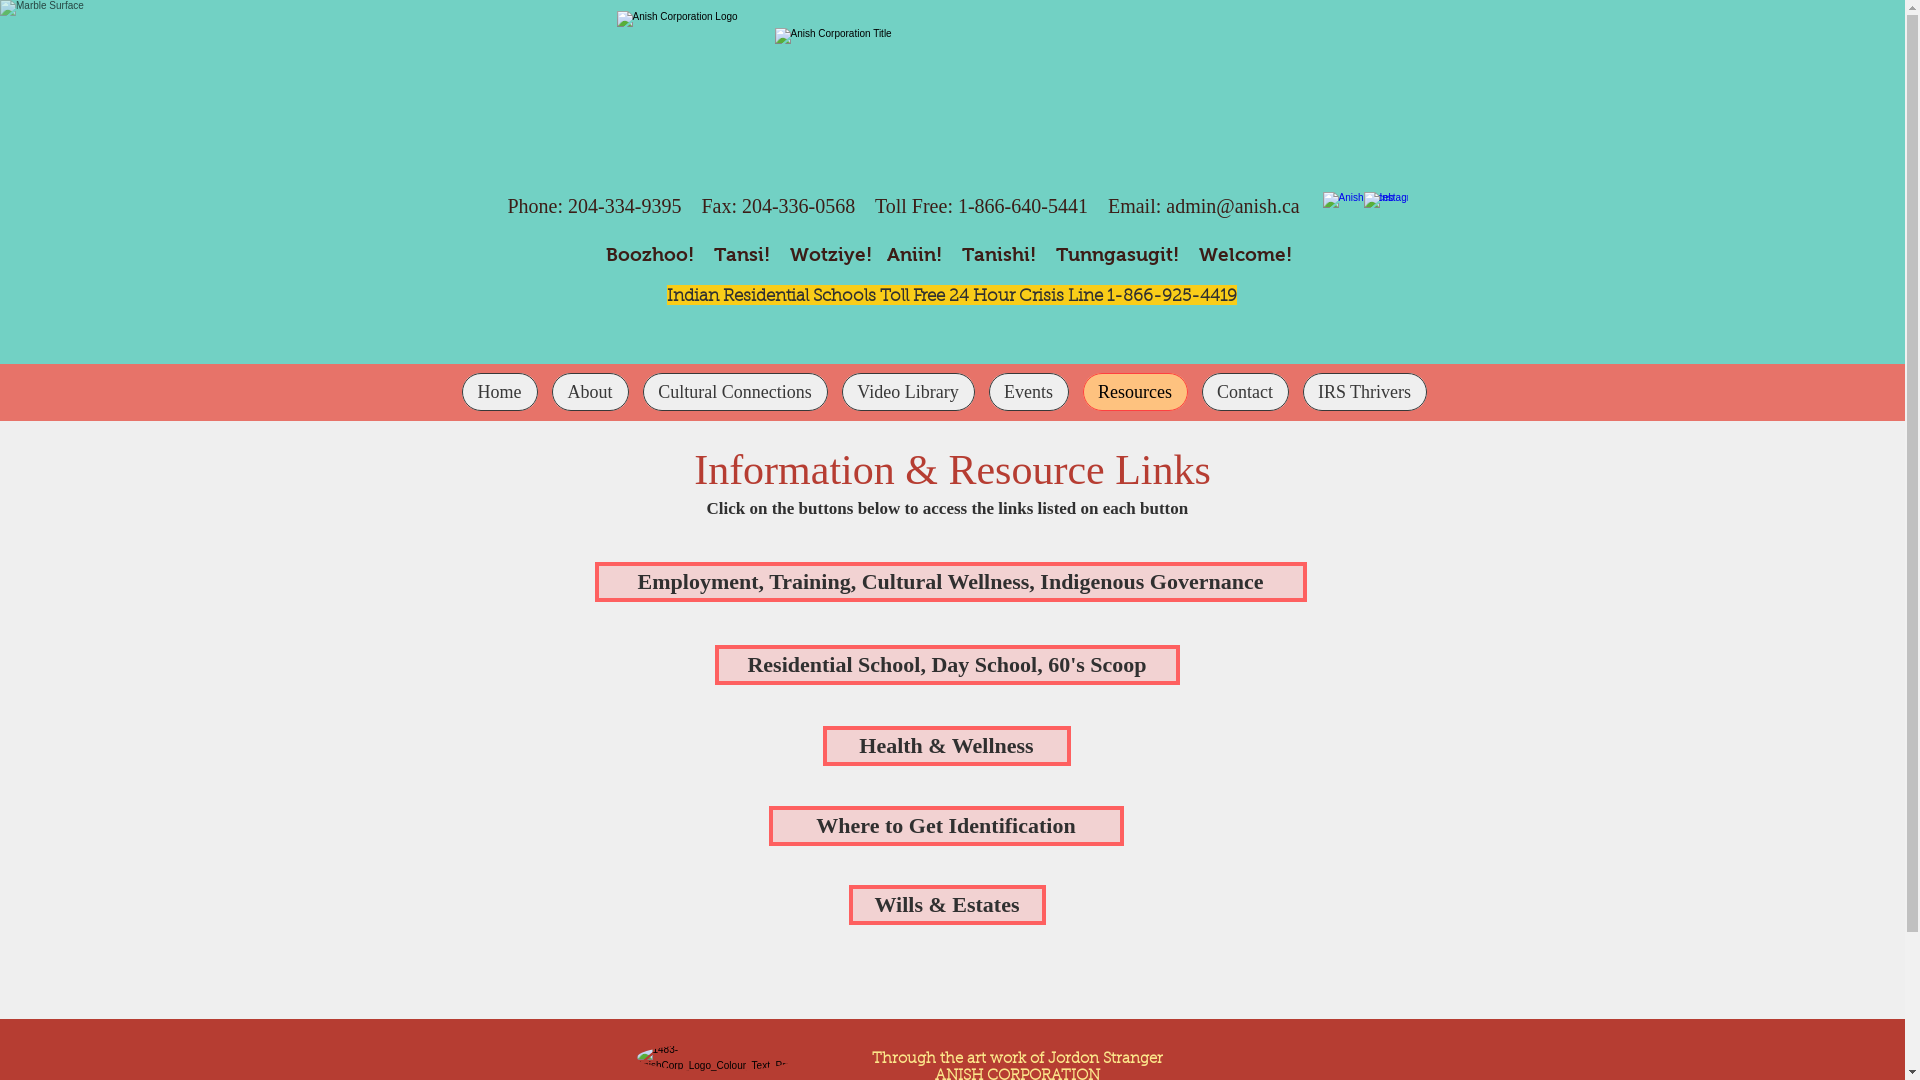 Image resolution: width=1920 pixels, height=1080 pixels. Describe the element at coordinates (945, 905) in the screenshot. I see `'Wills & Estates'` at that location.